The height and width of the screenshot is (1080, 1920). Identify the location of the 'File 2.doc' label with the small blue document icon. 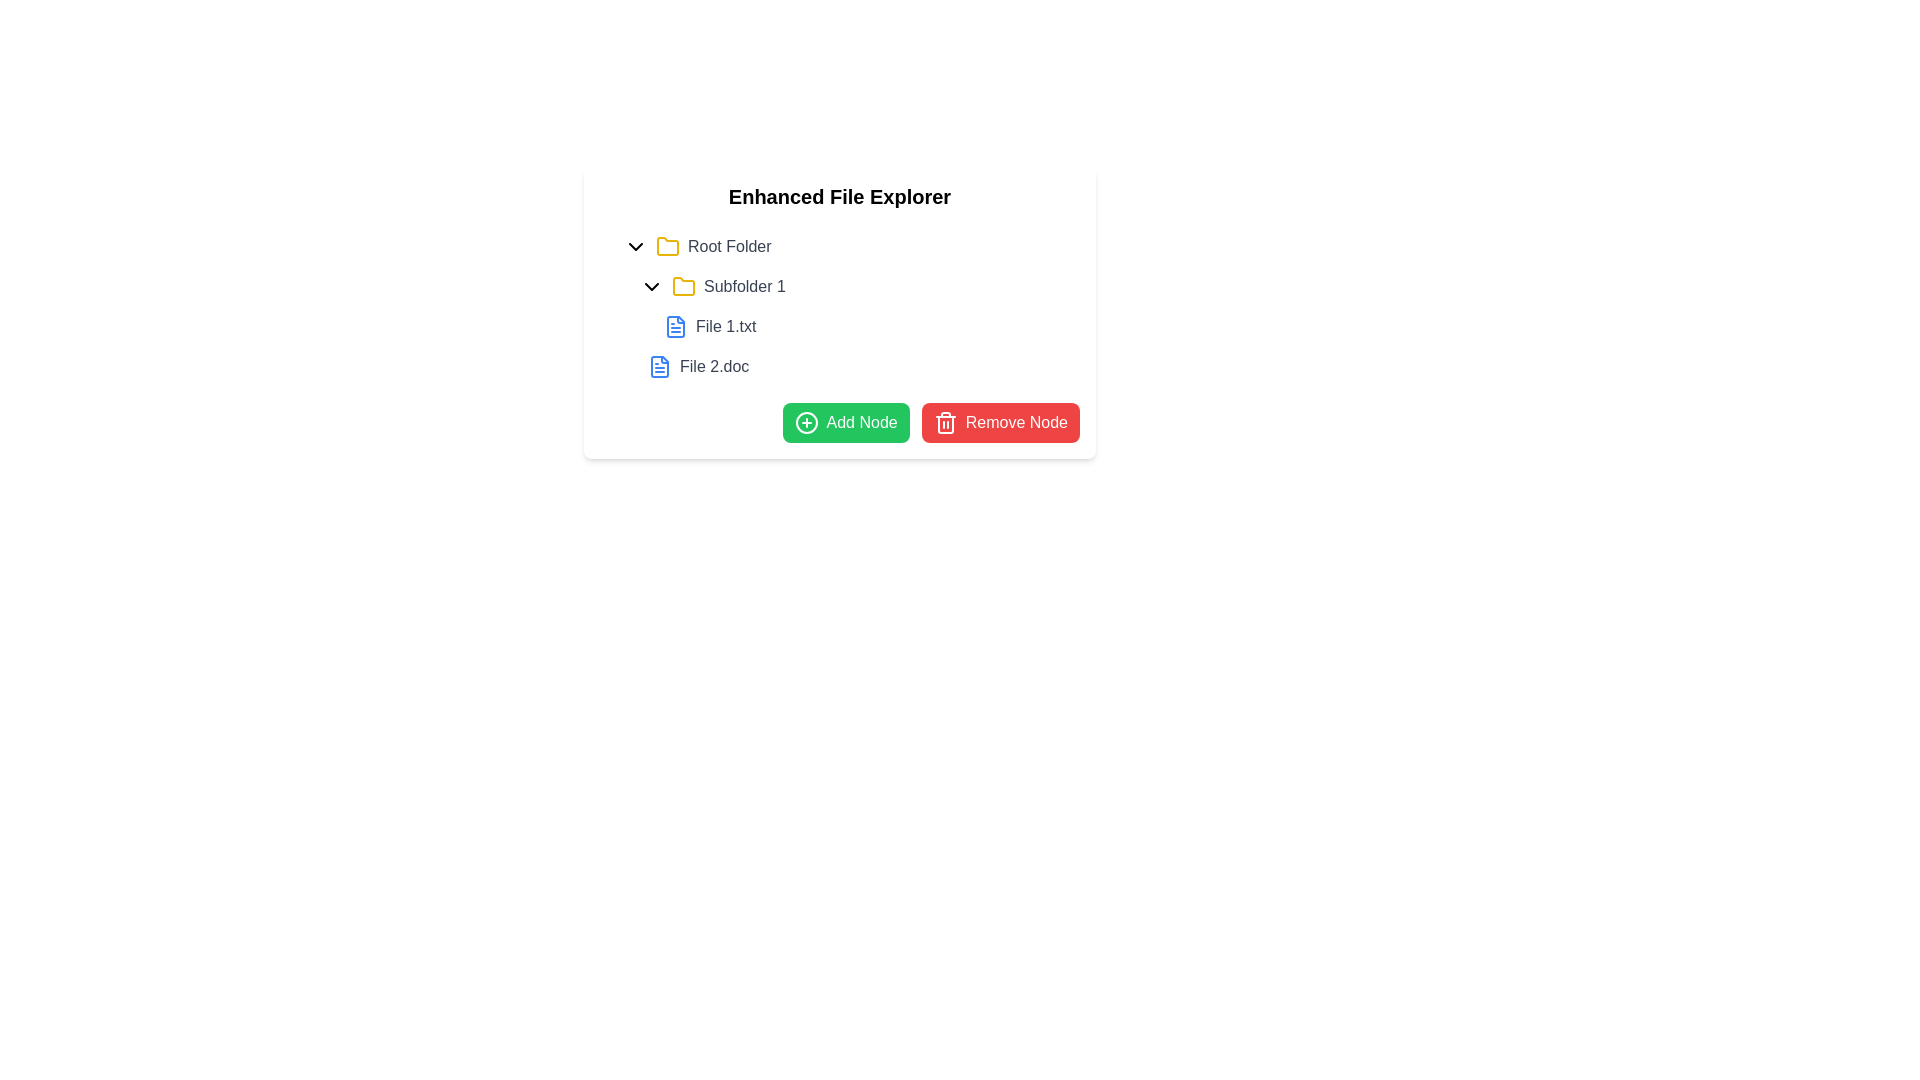
(698, 366).